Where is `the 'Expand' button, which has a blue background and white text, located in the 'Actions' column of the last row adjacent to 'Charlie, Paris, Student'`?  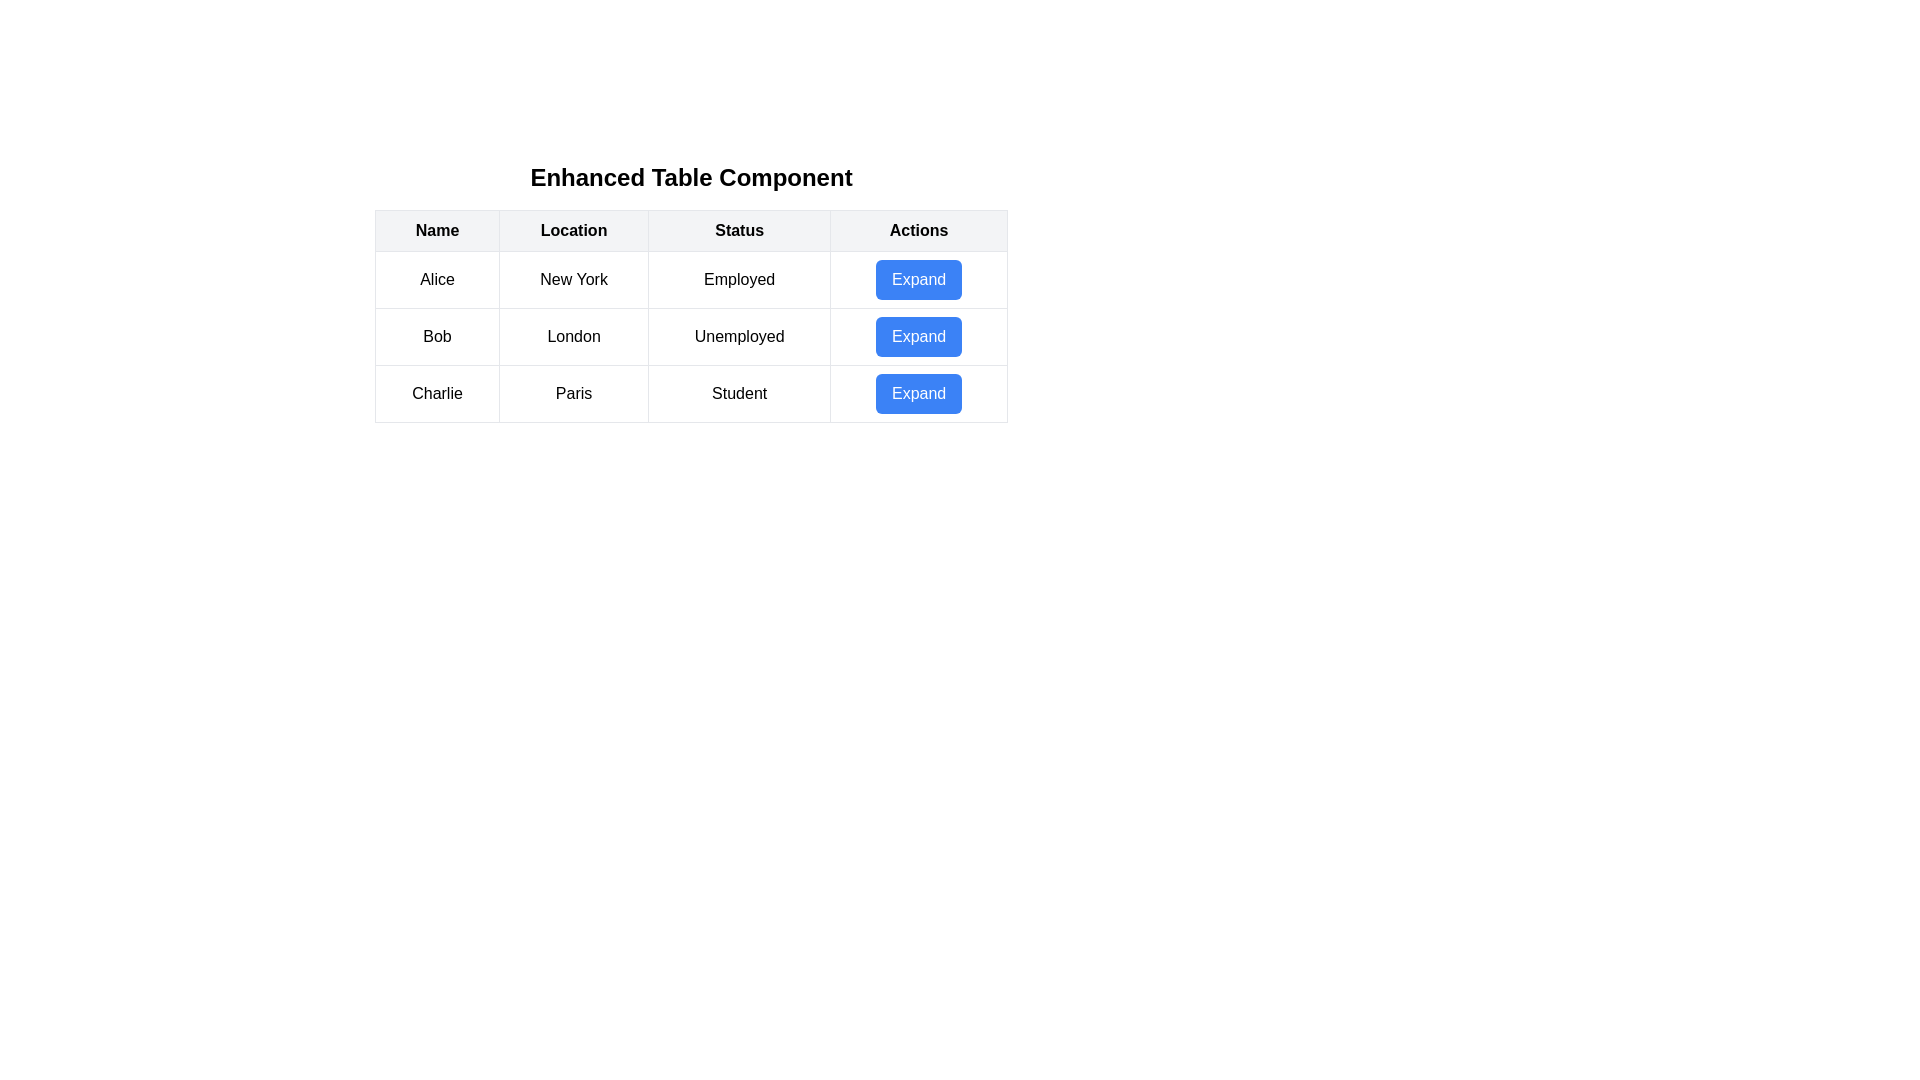 the 'Expand' button, which has a blue background and white text, located in the 'Actions' column of the last row adjacent to 'Charlie, Paris, Student' is located at coordinates (918, 393).